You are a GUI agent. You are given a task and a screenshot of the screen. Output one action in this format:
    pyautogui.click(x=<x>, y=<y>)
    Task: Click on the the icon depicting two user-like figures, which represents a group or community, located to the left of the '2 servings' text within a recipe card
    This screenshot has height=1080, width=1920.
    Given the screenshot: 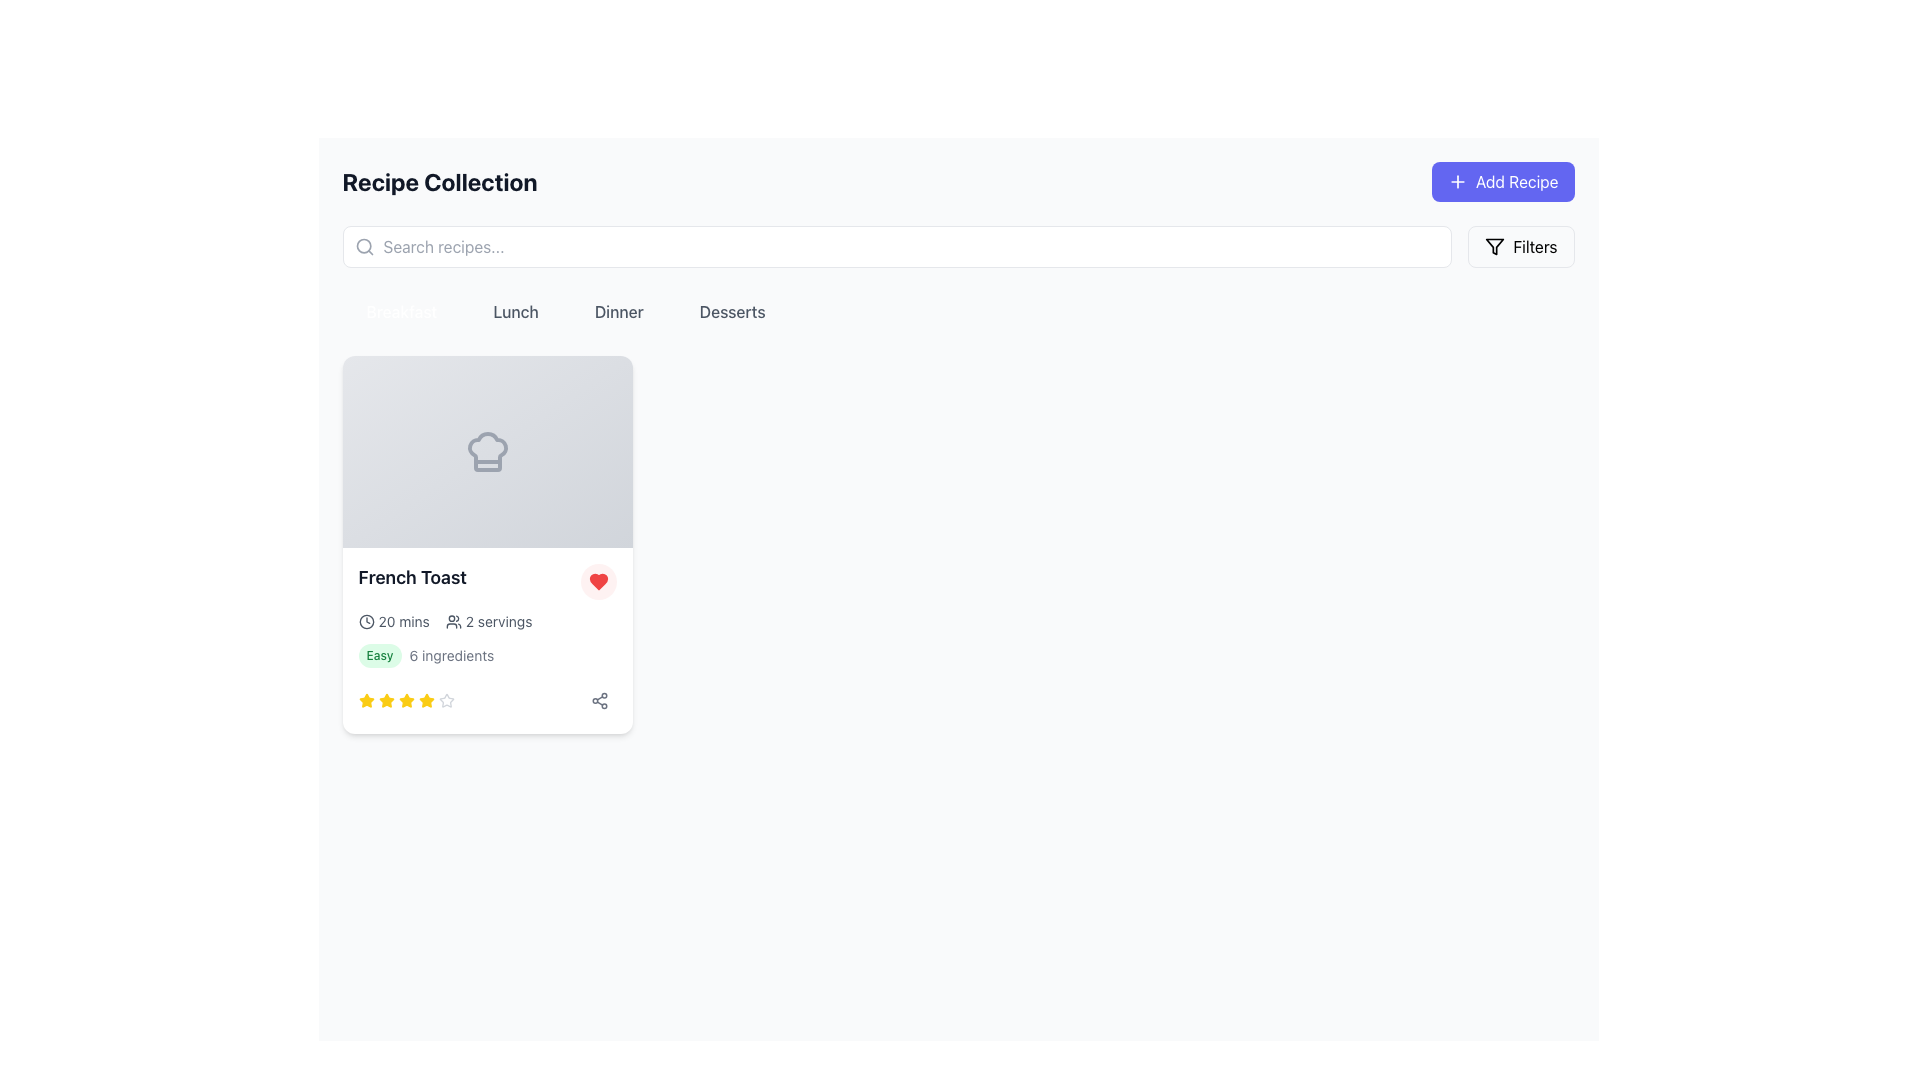 What is the action you would take?
    pyautogui.click(x=452, y=620)
    